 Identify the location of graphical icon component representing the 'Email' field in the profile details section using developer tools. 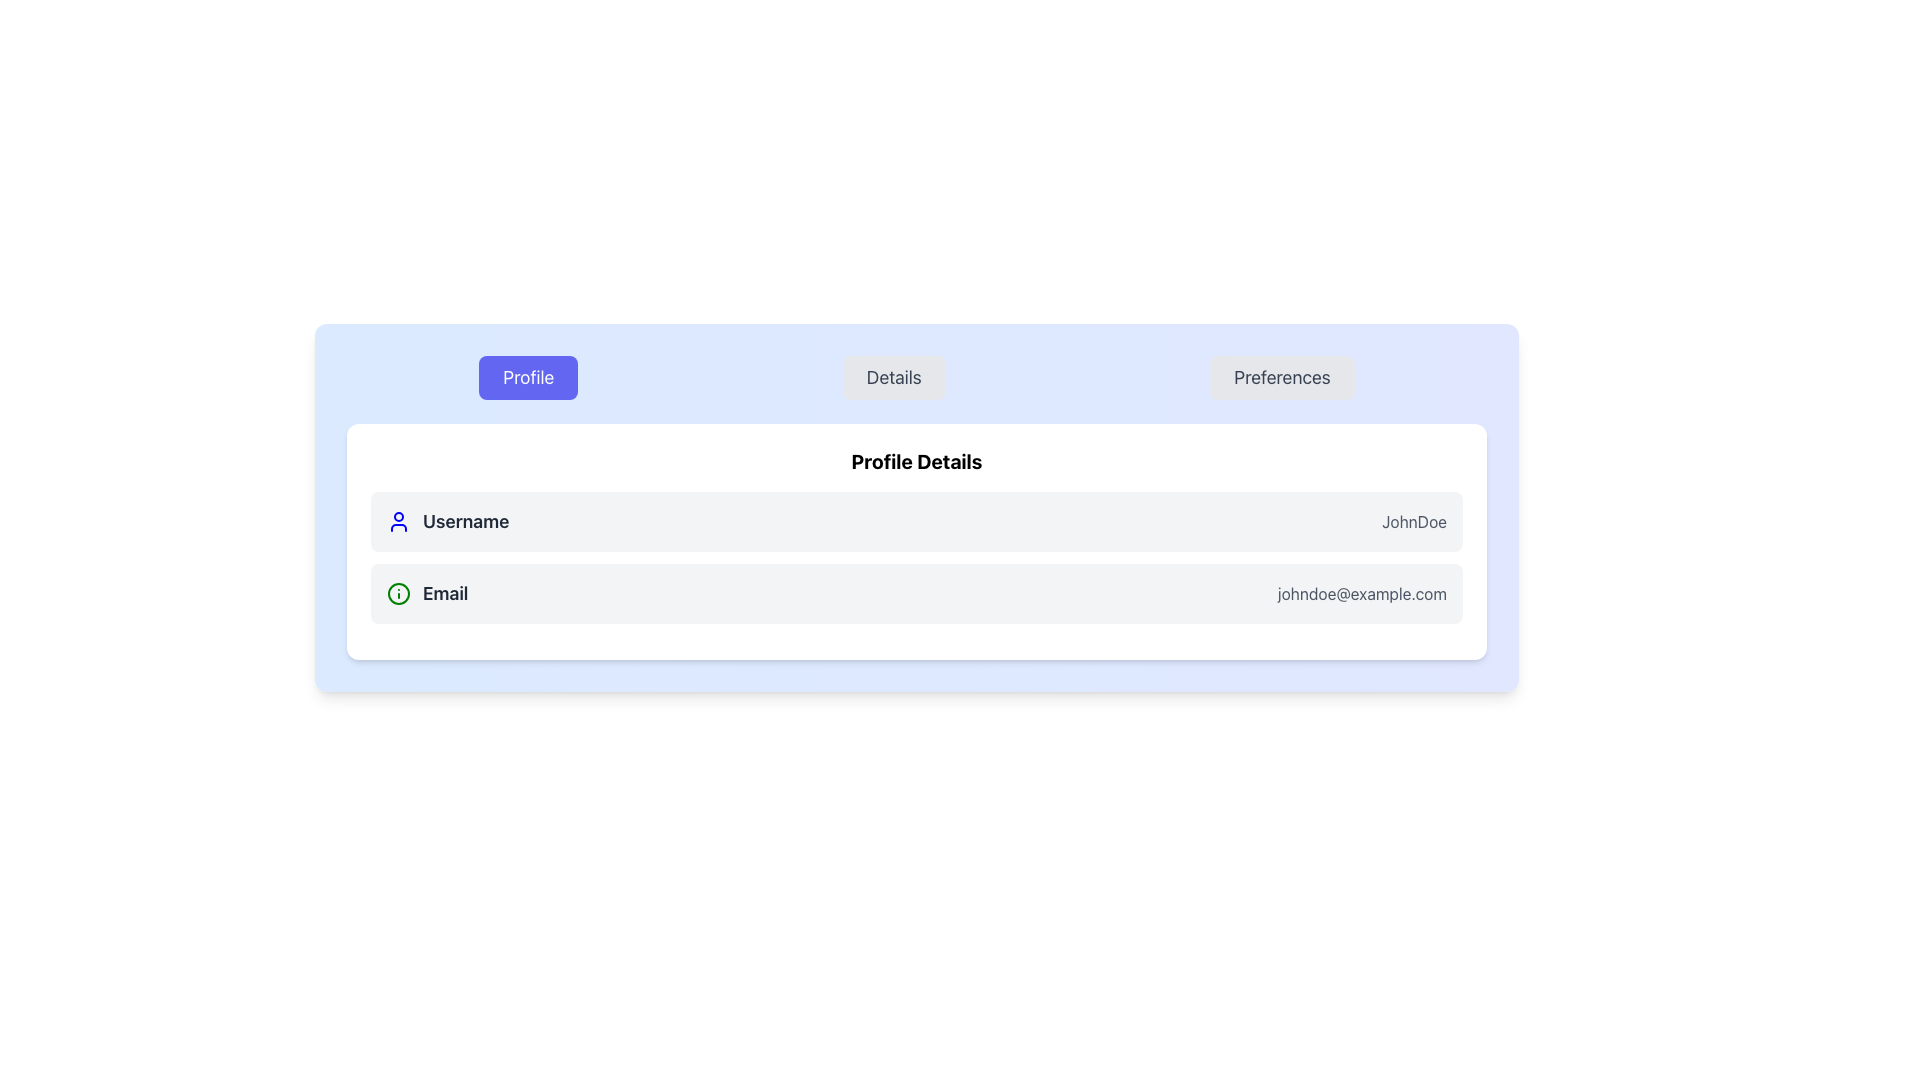
(398, 593).